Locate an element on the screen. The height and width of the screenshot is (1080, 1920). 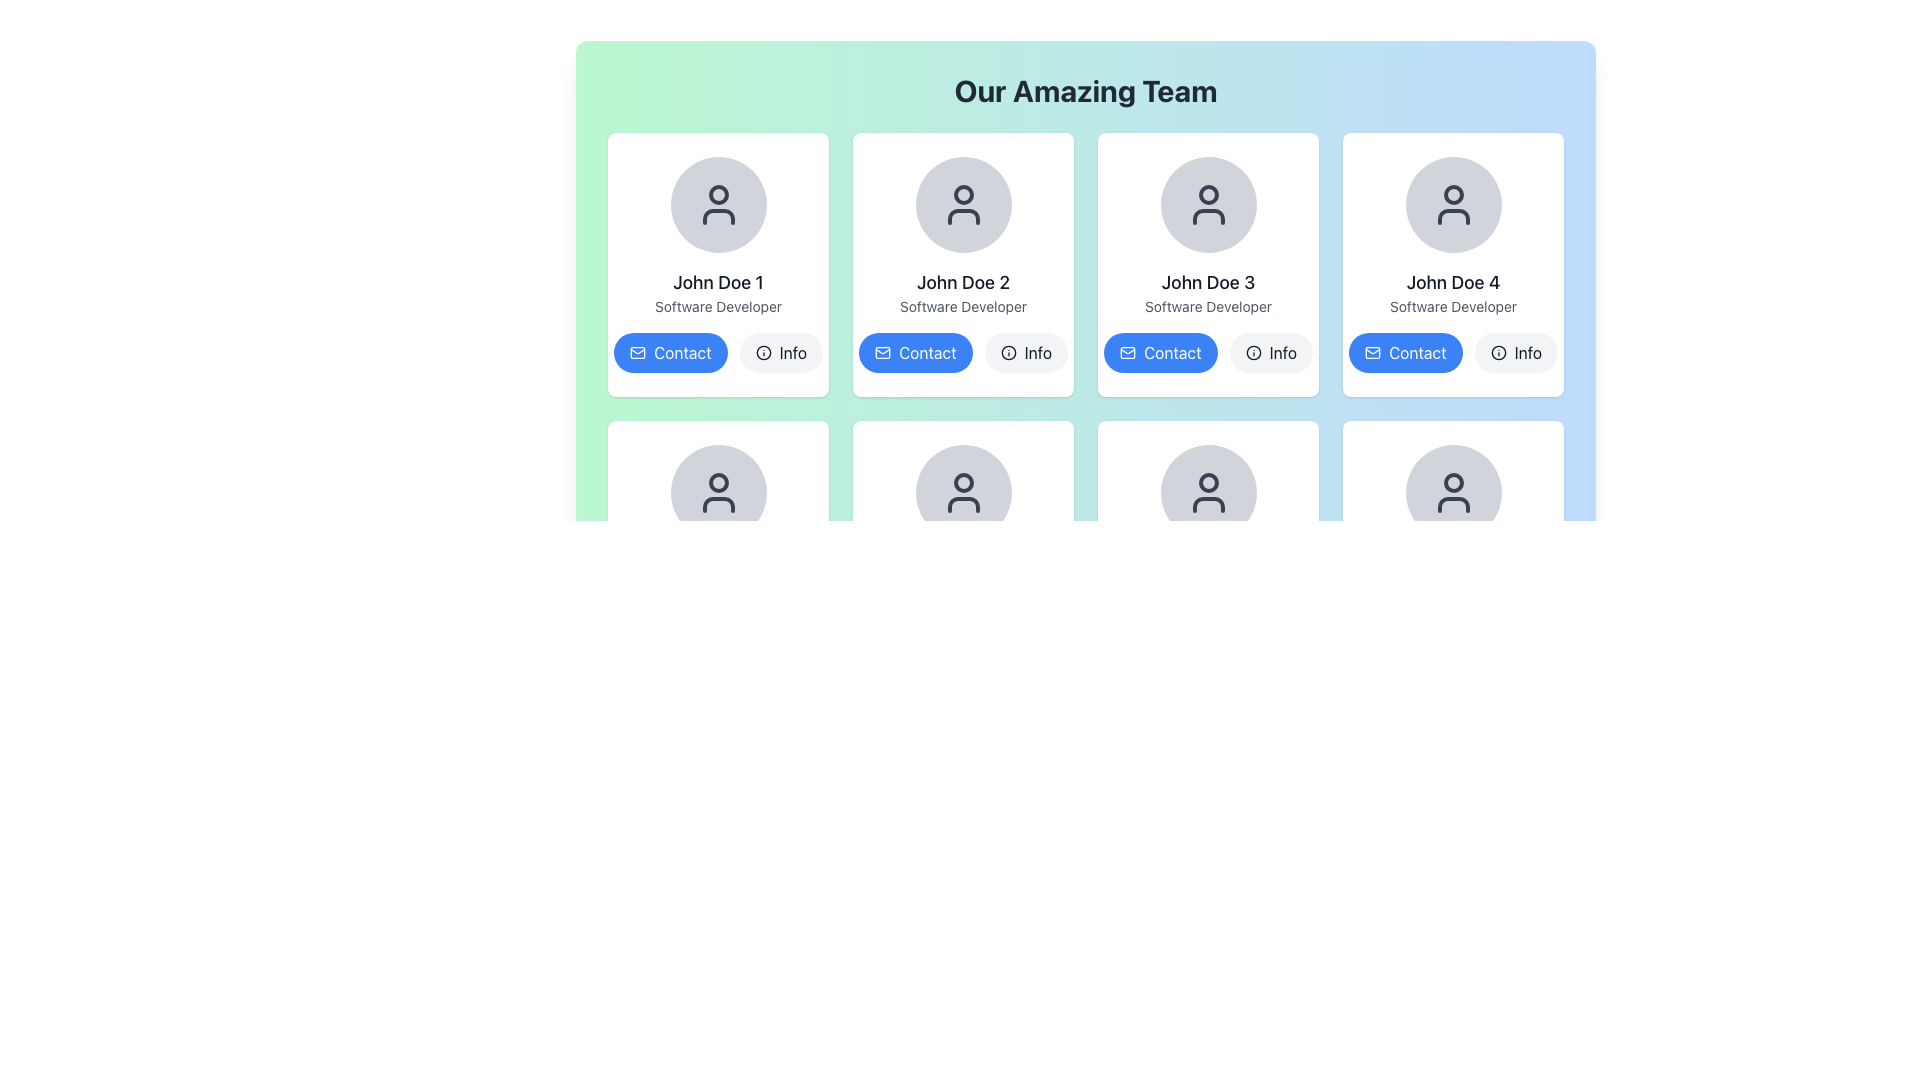
the image placeholder representing the user profile picture for 'John Doe 4', located in the top row of profile cards, specifically in the fourth card from the left is located at coordinates (1453, 204).